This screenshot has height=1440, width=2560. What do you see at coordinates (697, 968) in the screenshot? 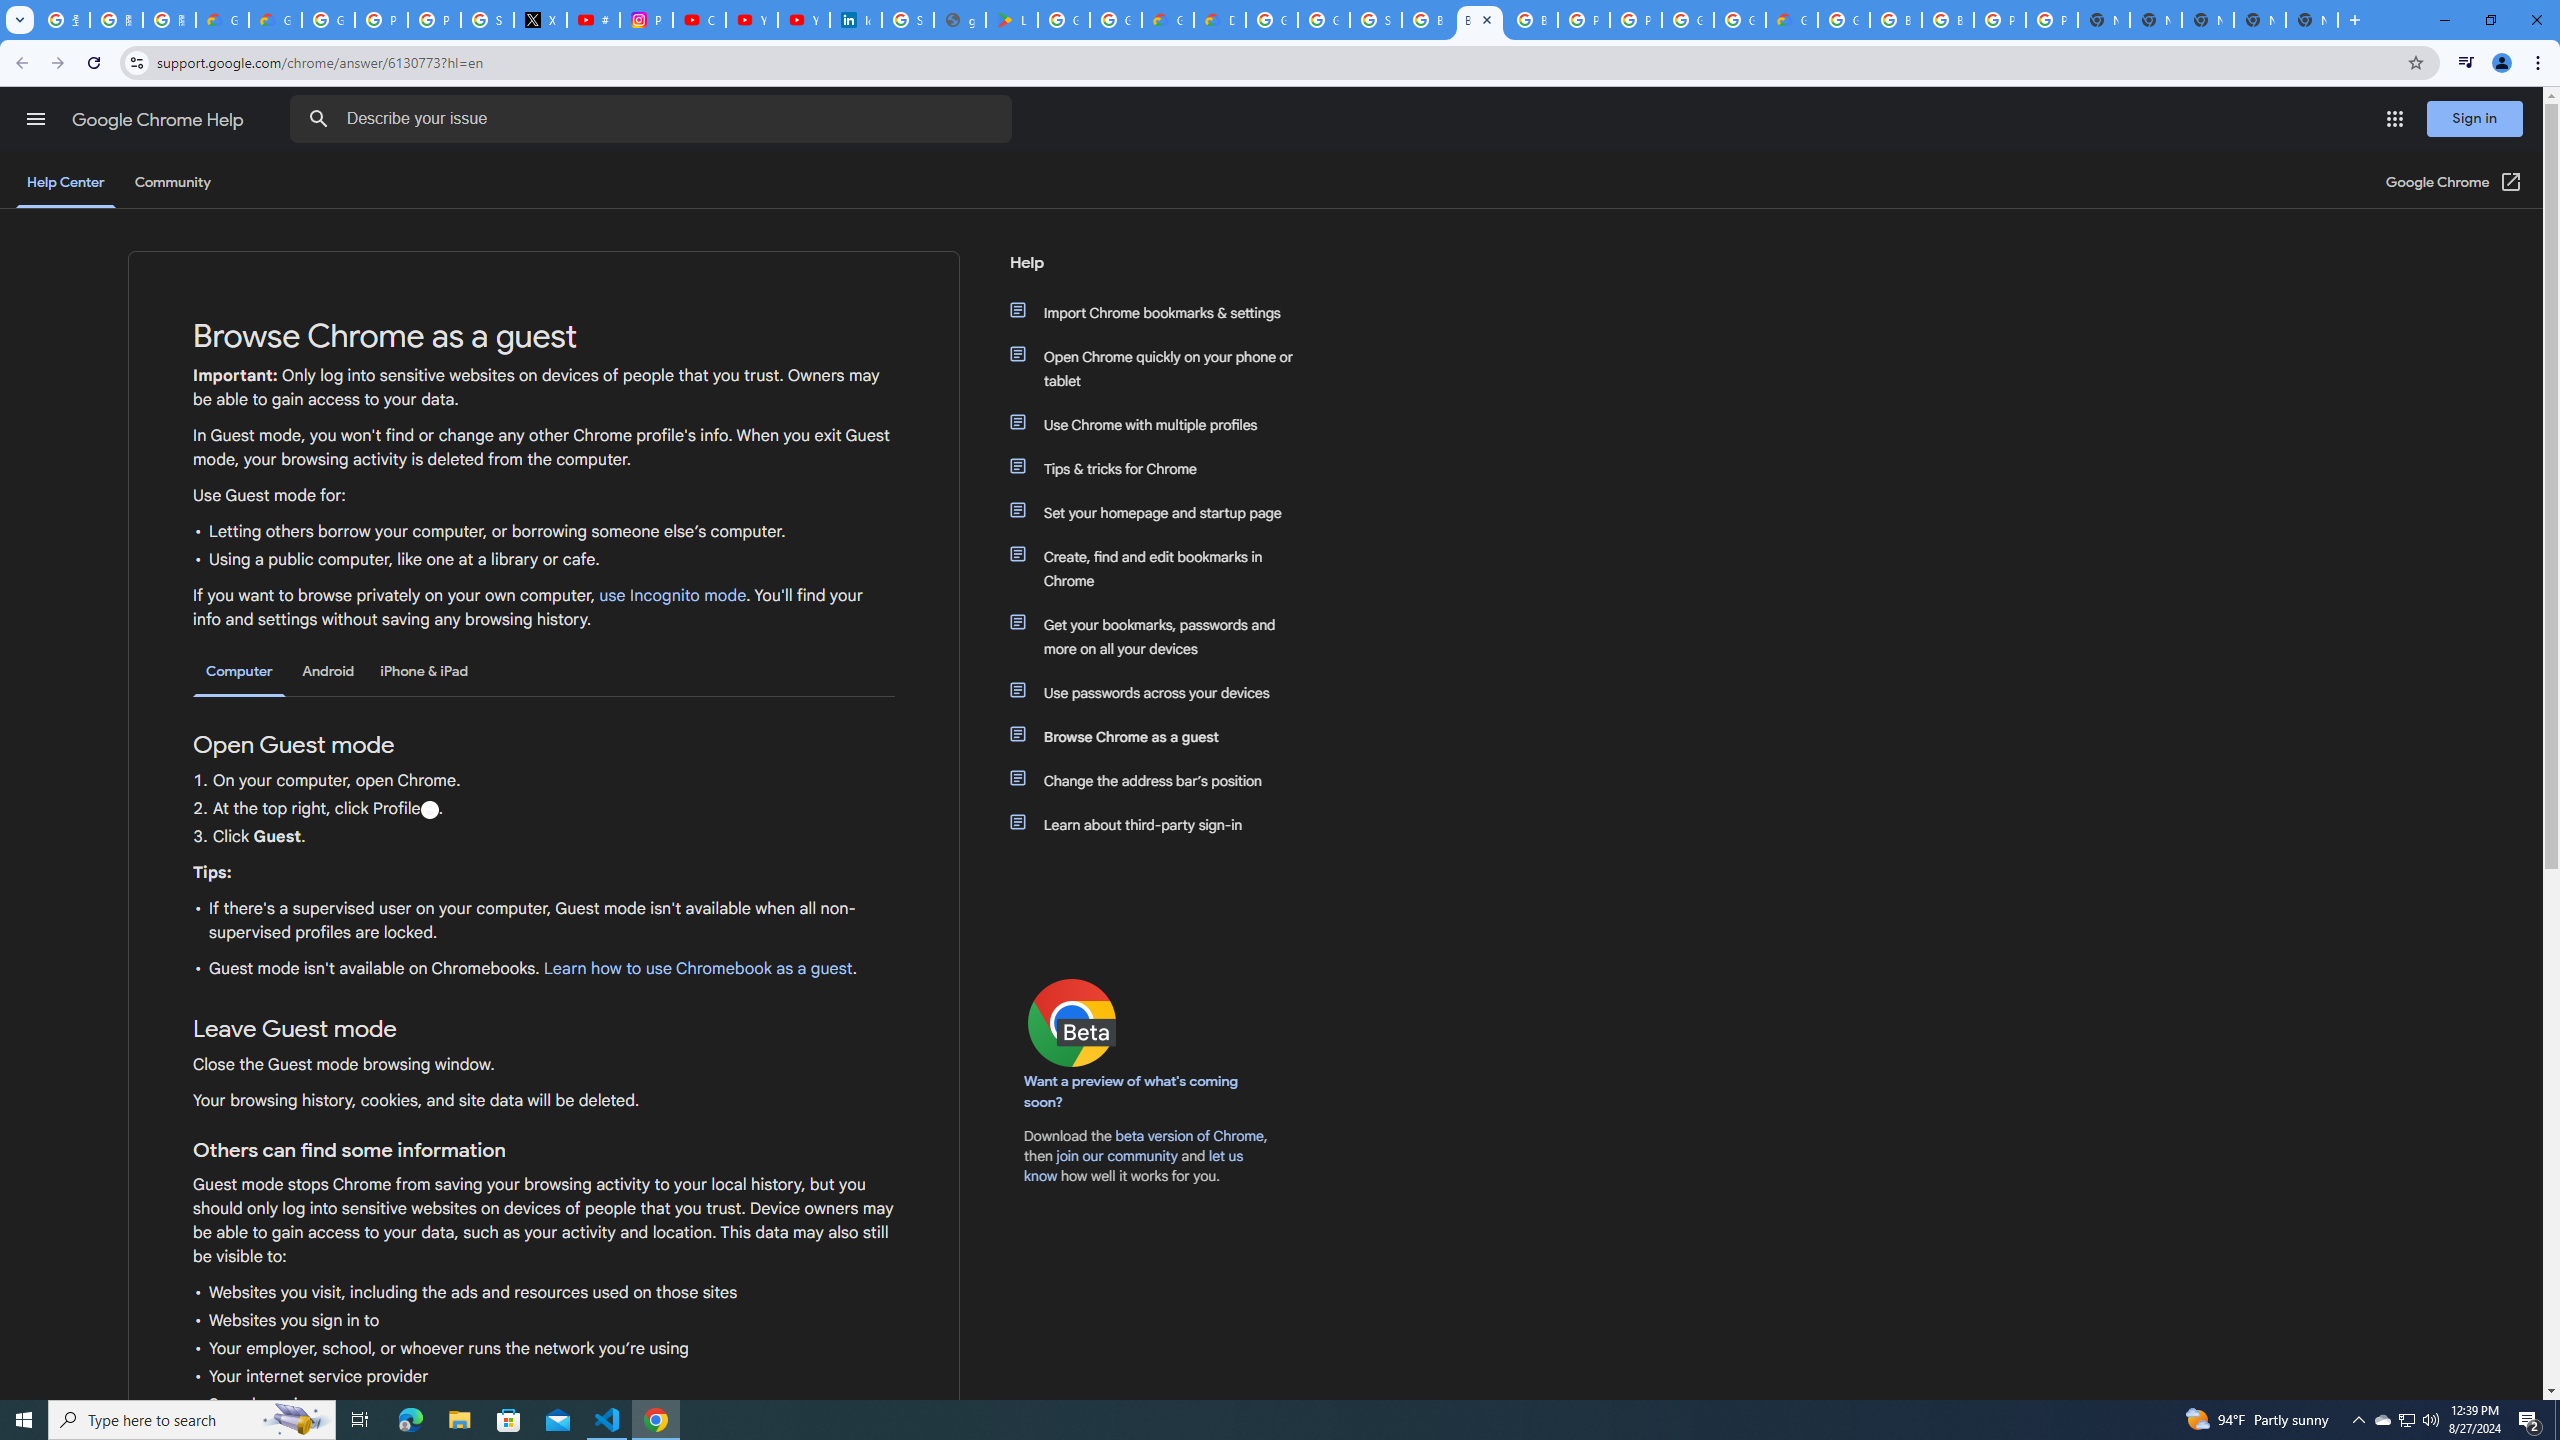
I see `'Learn how to use Chromebook as a guest'` at bounding box center [697, 968].